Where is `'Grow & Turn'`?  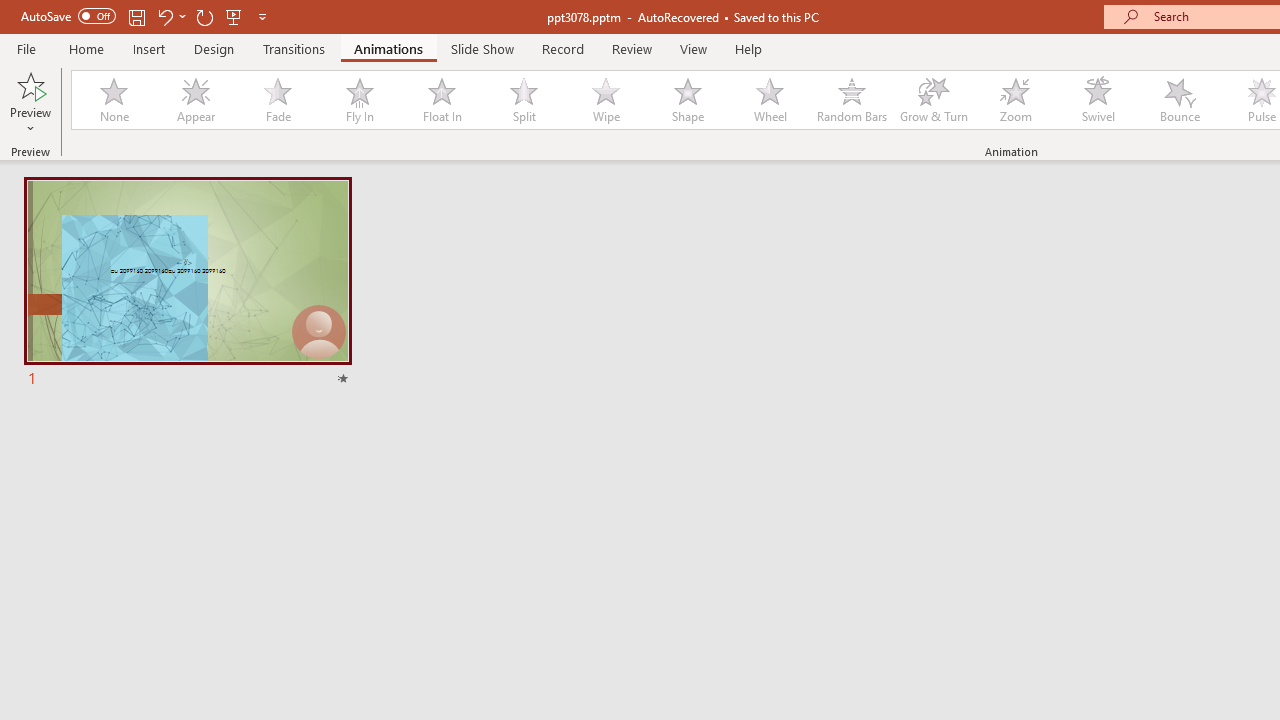 'Grow & Turn' is located at coordinates (933, 100).